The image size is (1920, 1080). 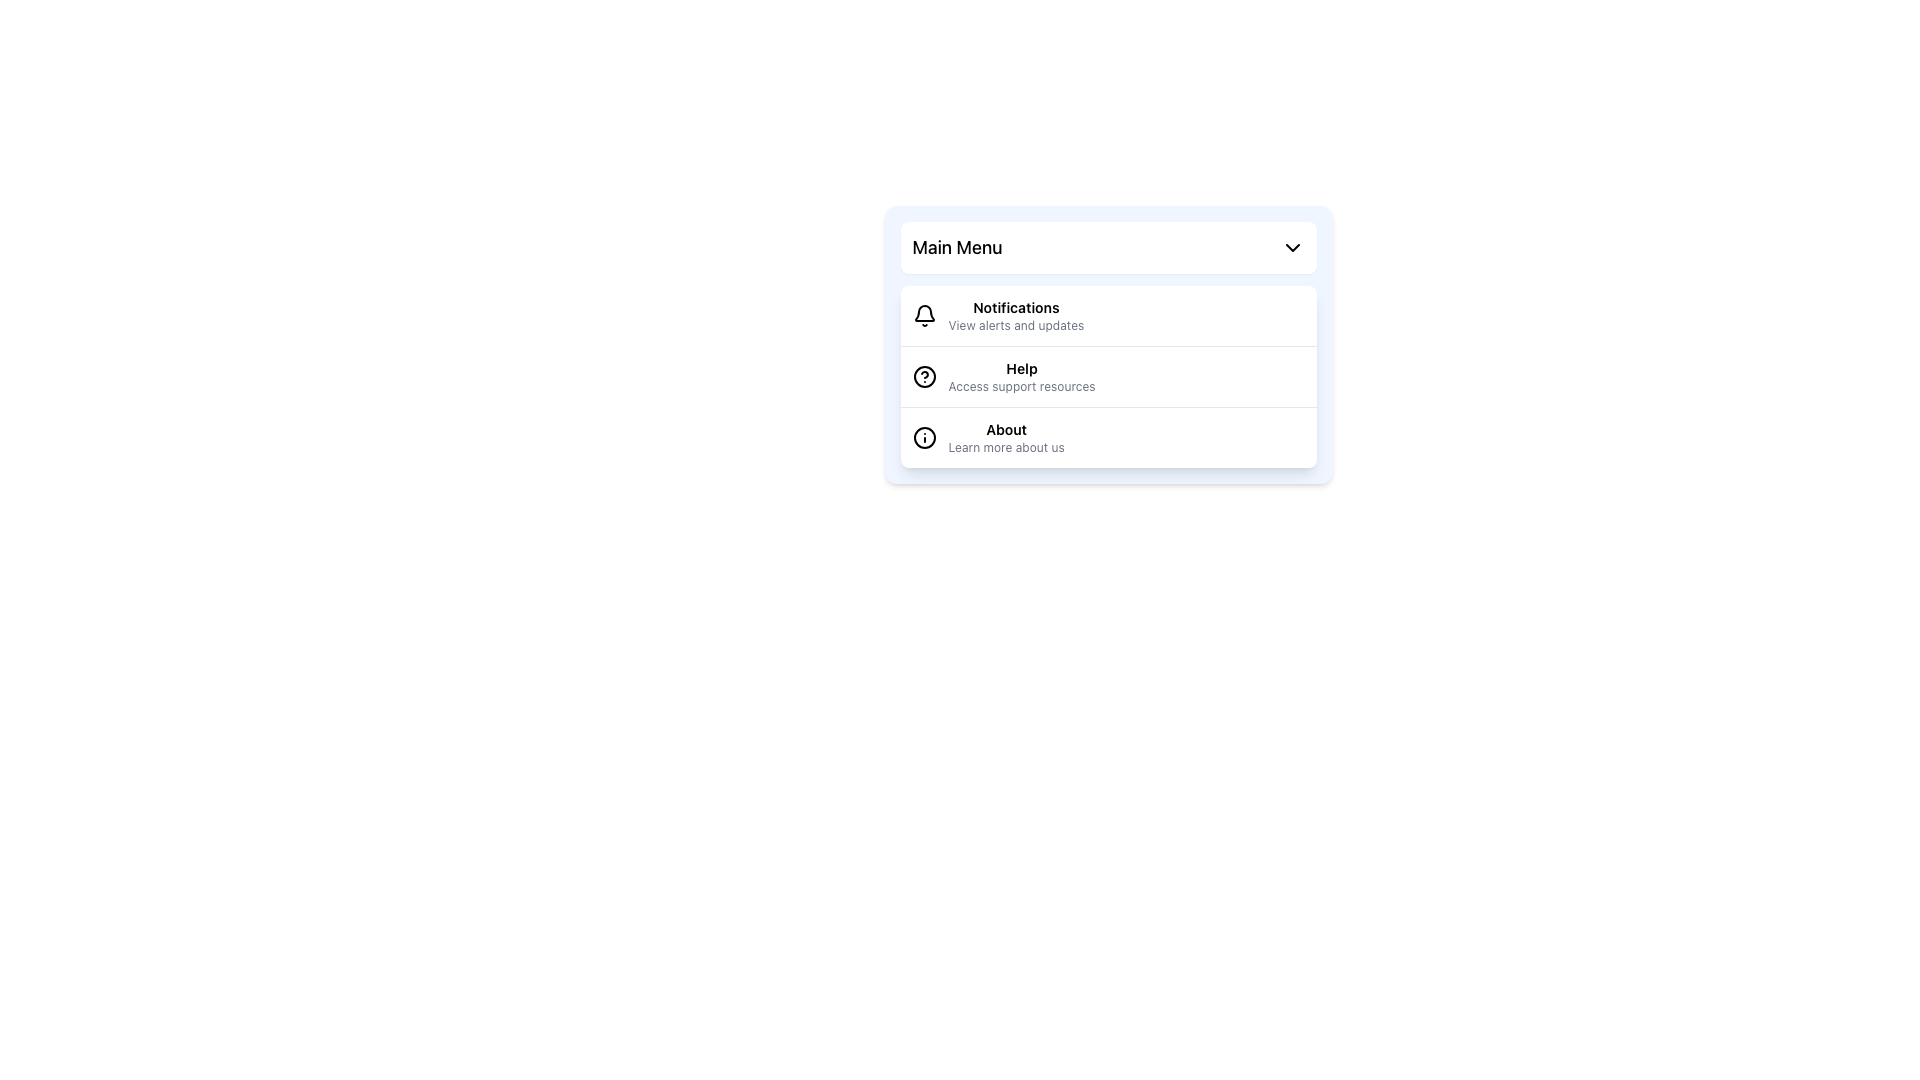 I want to click on the 'Notifications' icon located in the 'Main Menu' to activate its functionality, so click(x=923, y=315).